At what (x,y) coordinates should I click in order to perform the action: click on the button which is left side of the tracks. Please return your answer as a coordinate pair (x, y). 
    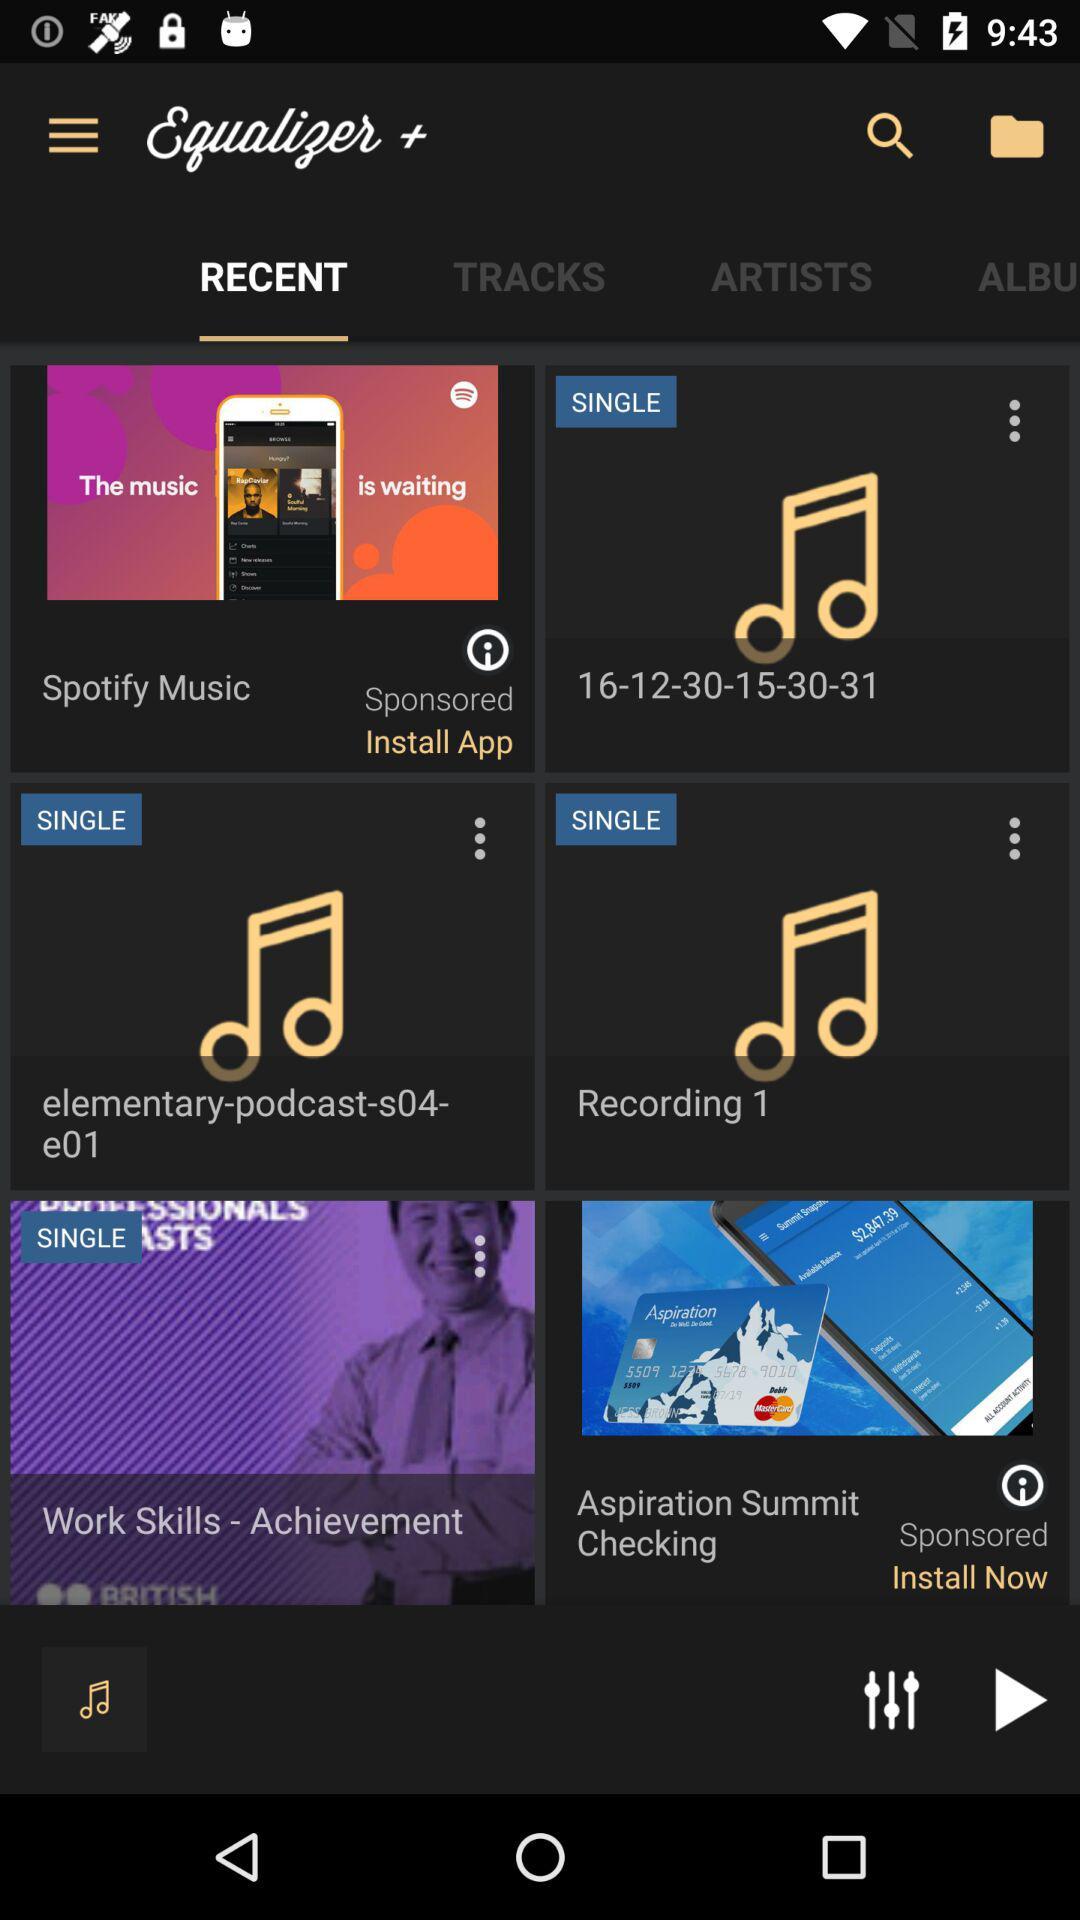
    Looking at the image, I should click on (273, 274).